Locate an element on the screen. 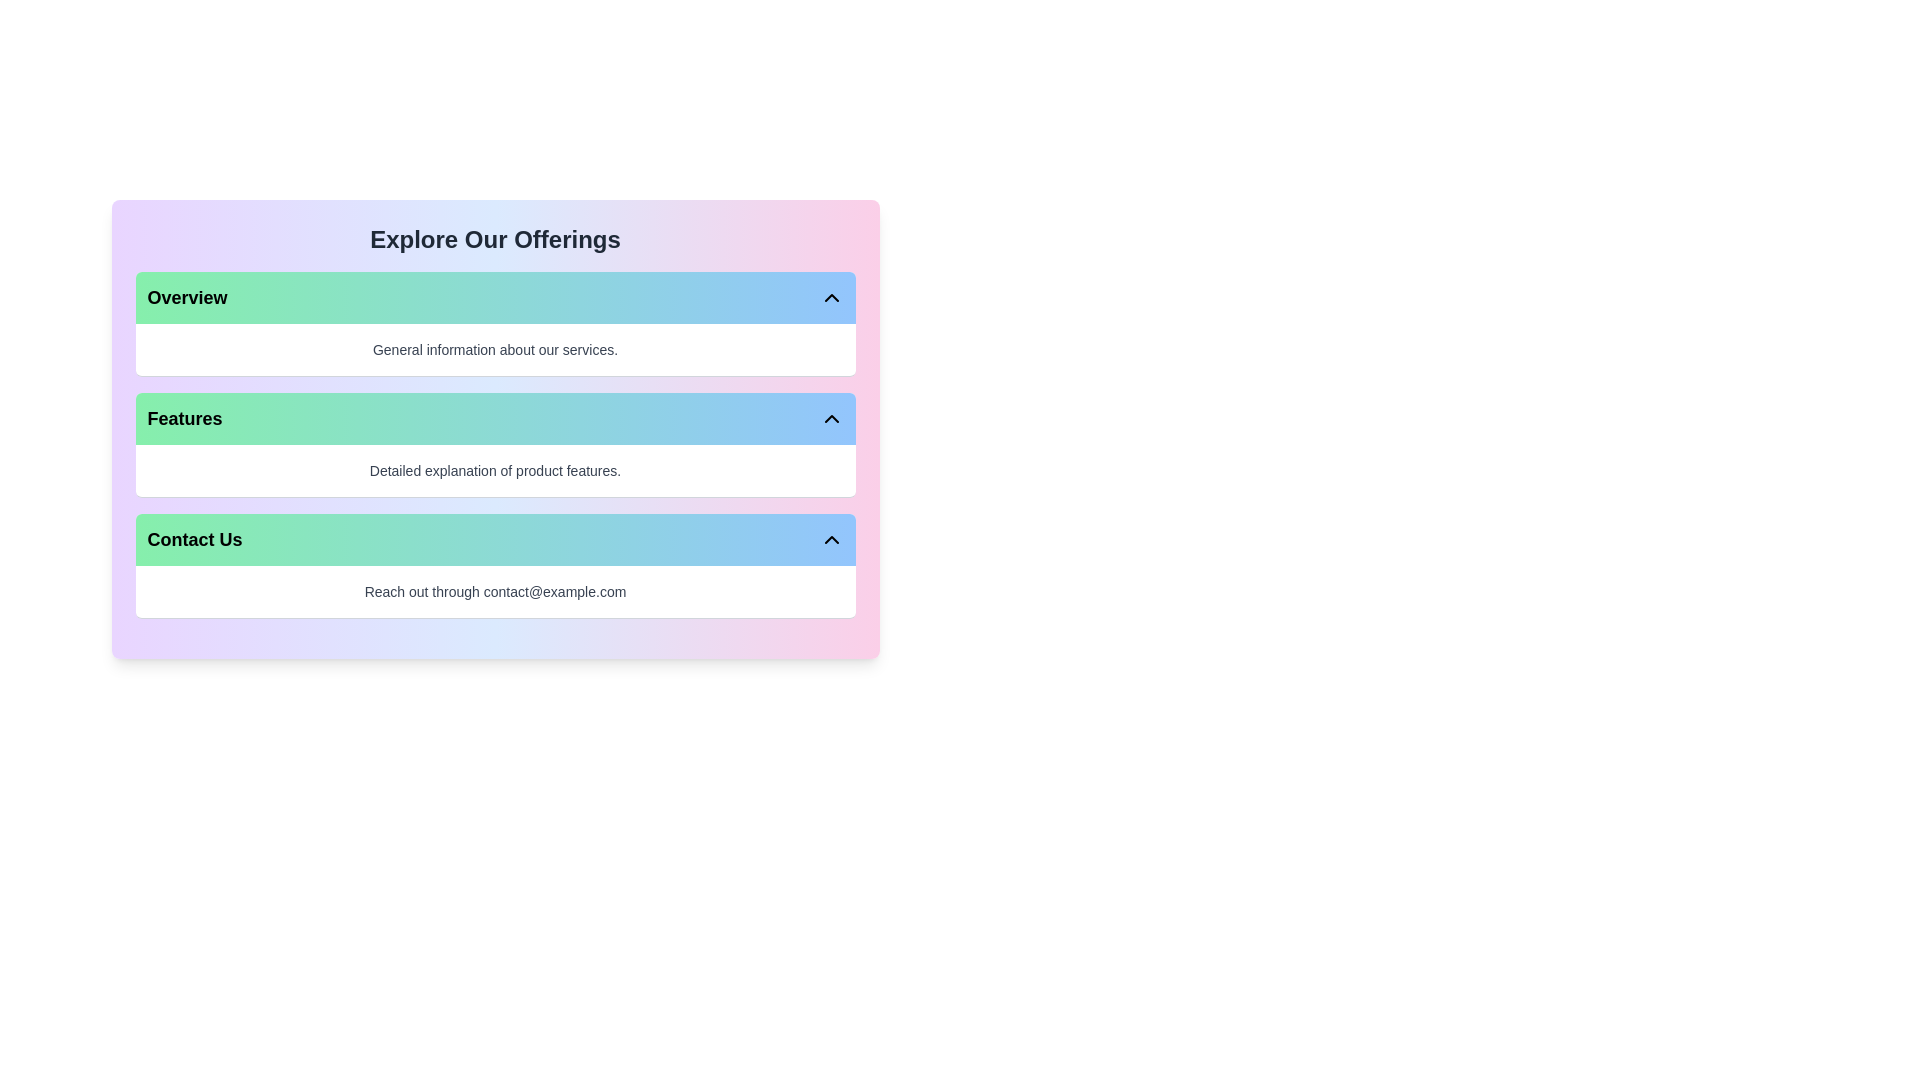 Image resolution: width=1920 pixels, height=1080 pixels. information displayed in the collapsible section header labeled 'Overview', which includes general information about services is located at coordinates (495, 323).